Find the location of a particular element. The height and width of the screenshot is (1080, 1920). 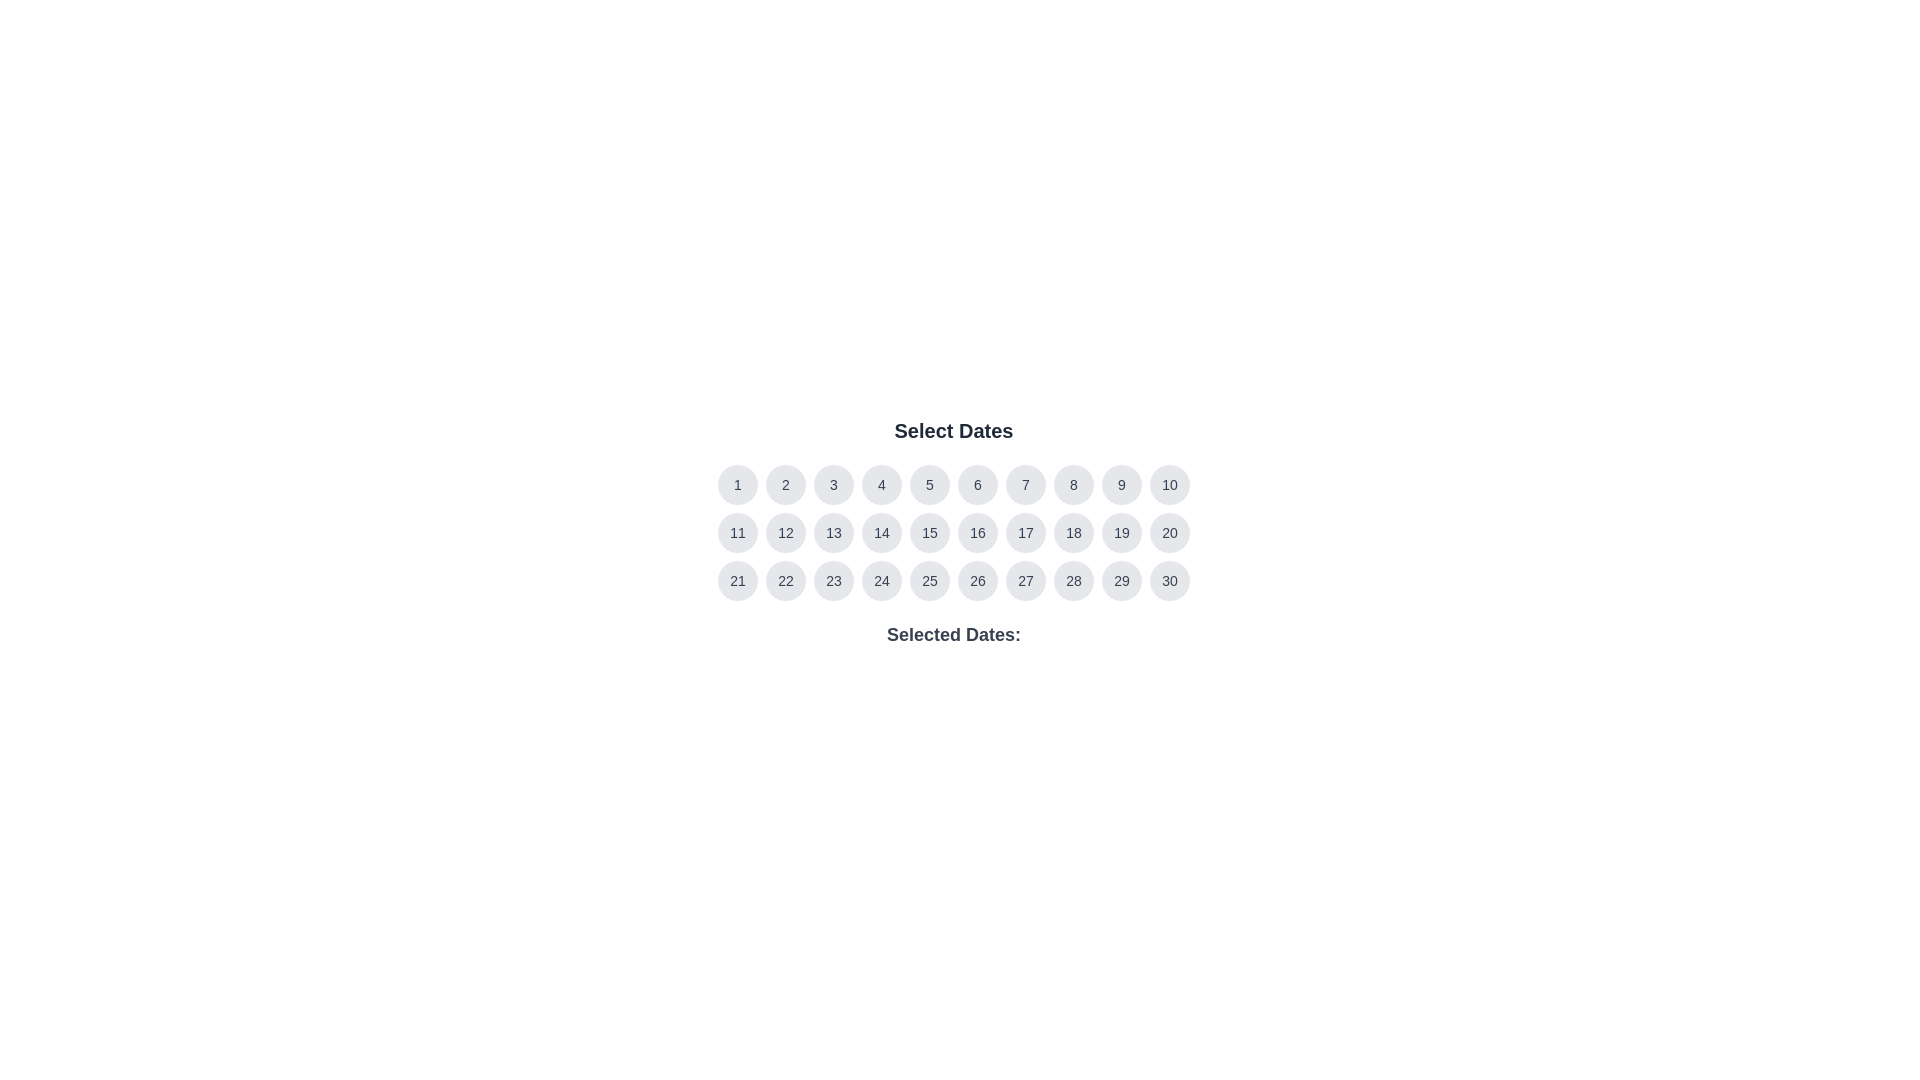

the circular button labeled '30' at the bottom-right corner of the date grid is located at coordinates (1170, 581).